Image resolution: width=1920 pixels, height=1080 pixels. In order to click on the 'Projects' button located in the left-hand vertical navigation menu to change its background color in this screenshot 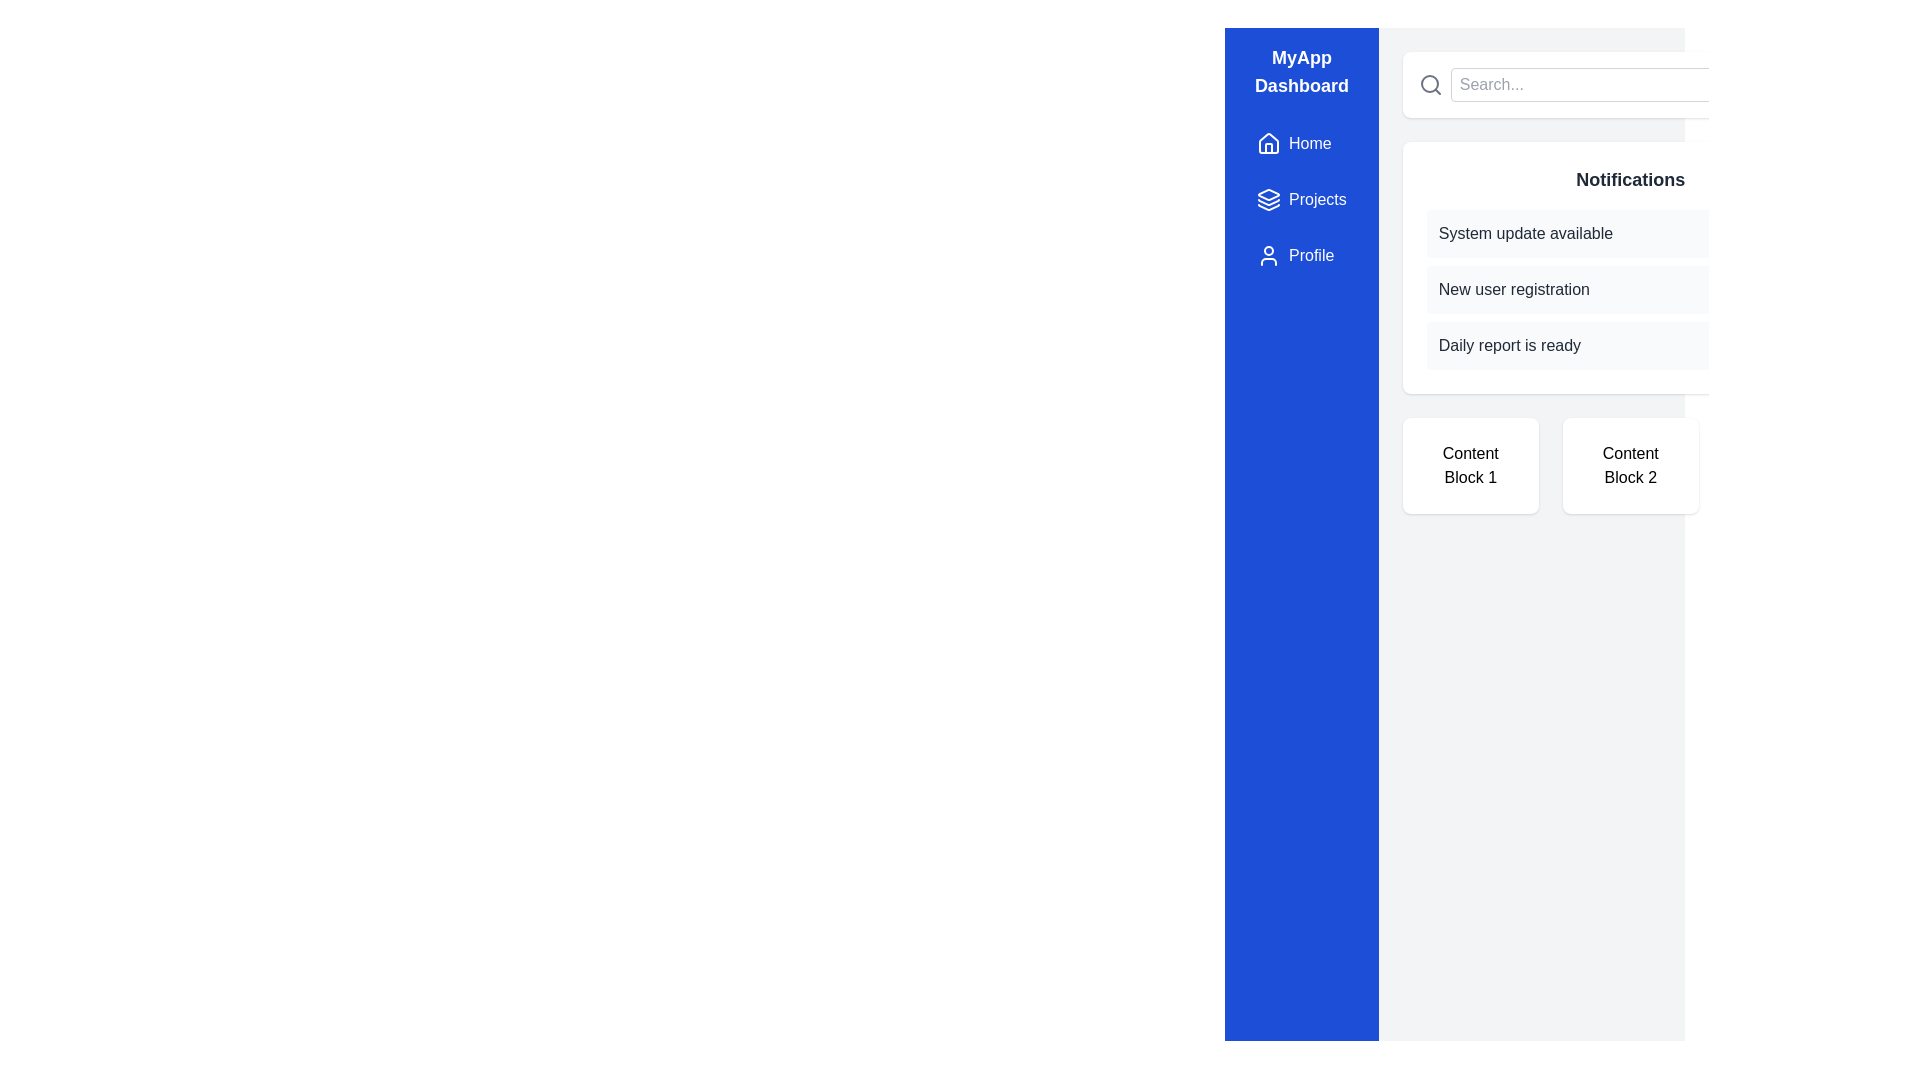, I will do `click(1301, 200)`.